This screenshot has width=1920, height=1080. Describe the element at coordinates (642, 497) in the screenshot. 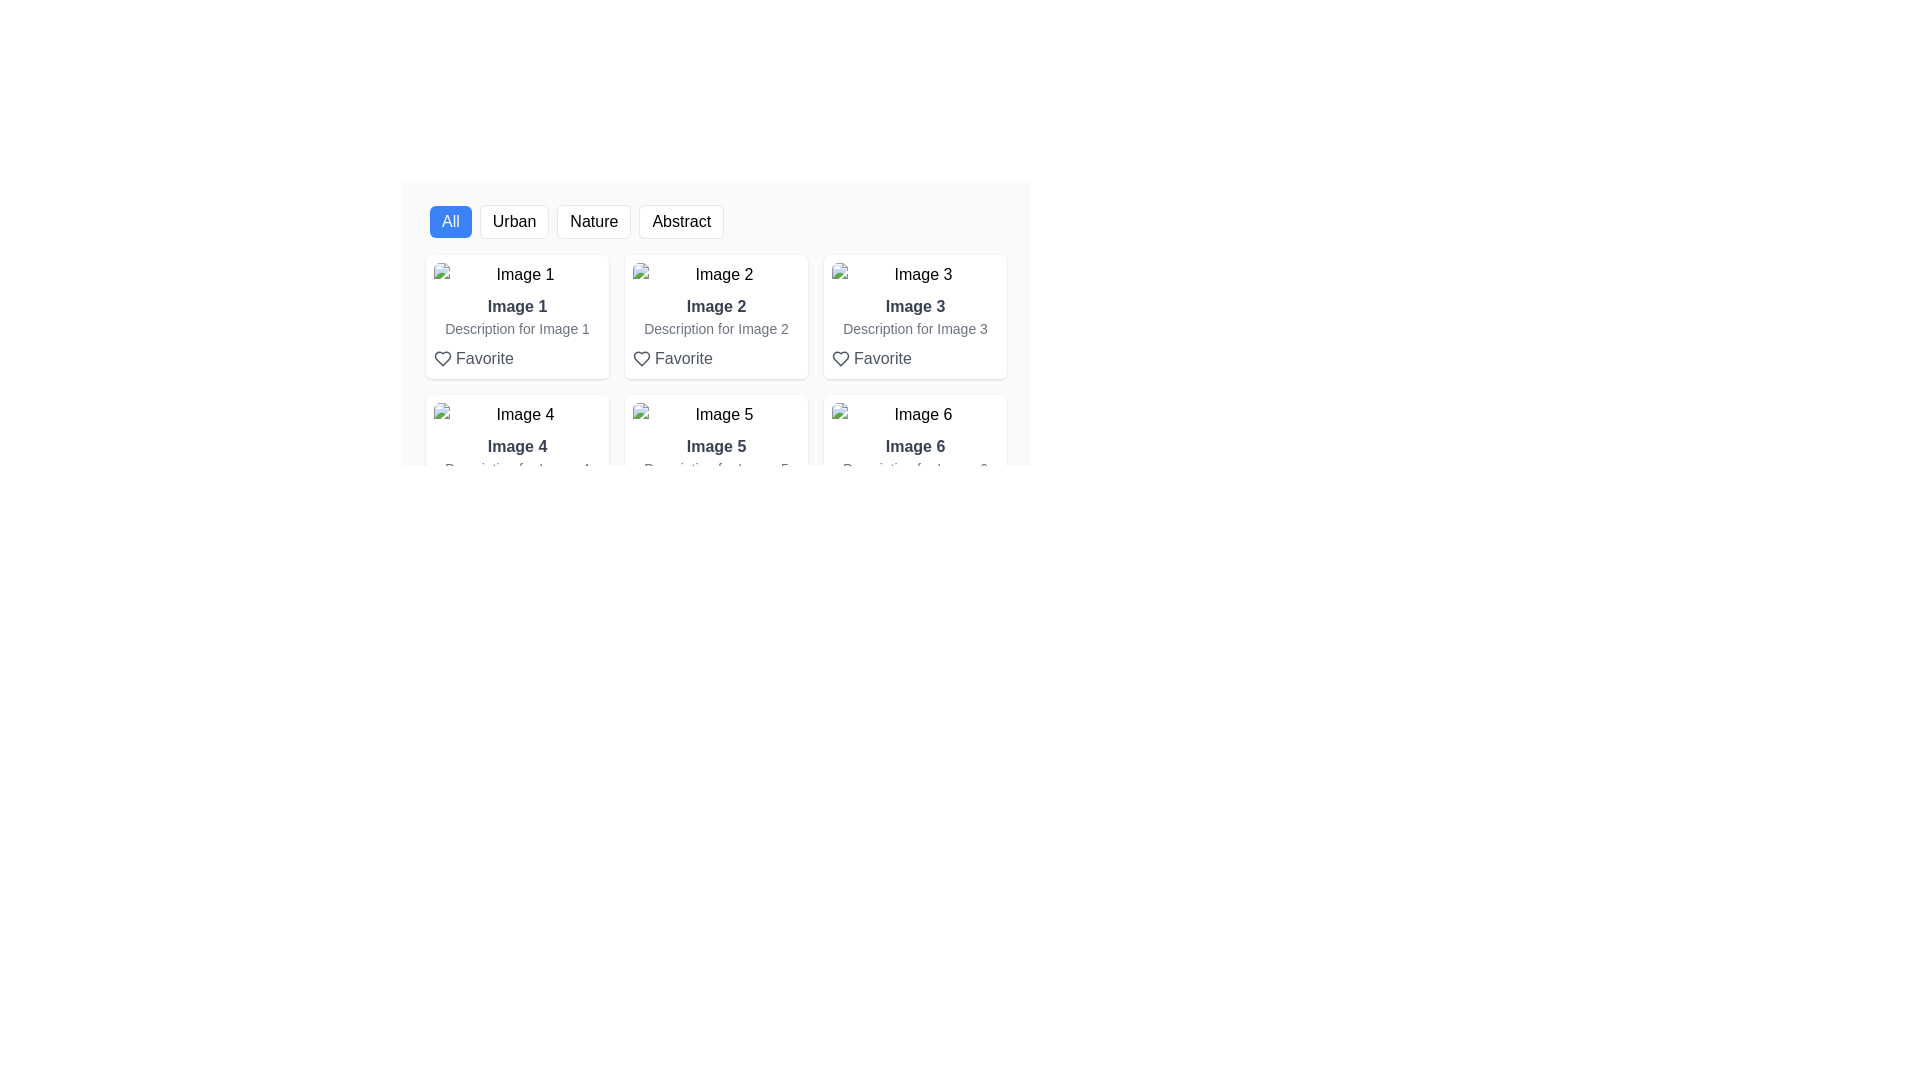

I see `the heart-shaped icon representing the 'Favorite' action located at the bottom-left corner of the card for 'Image 5'` at that location.